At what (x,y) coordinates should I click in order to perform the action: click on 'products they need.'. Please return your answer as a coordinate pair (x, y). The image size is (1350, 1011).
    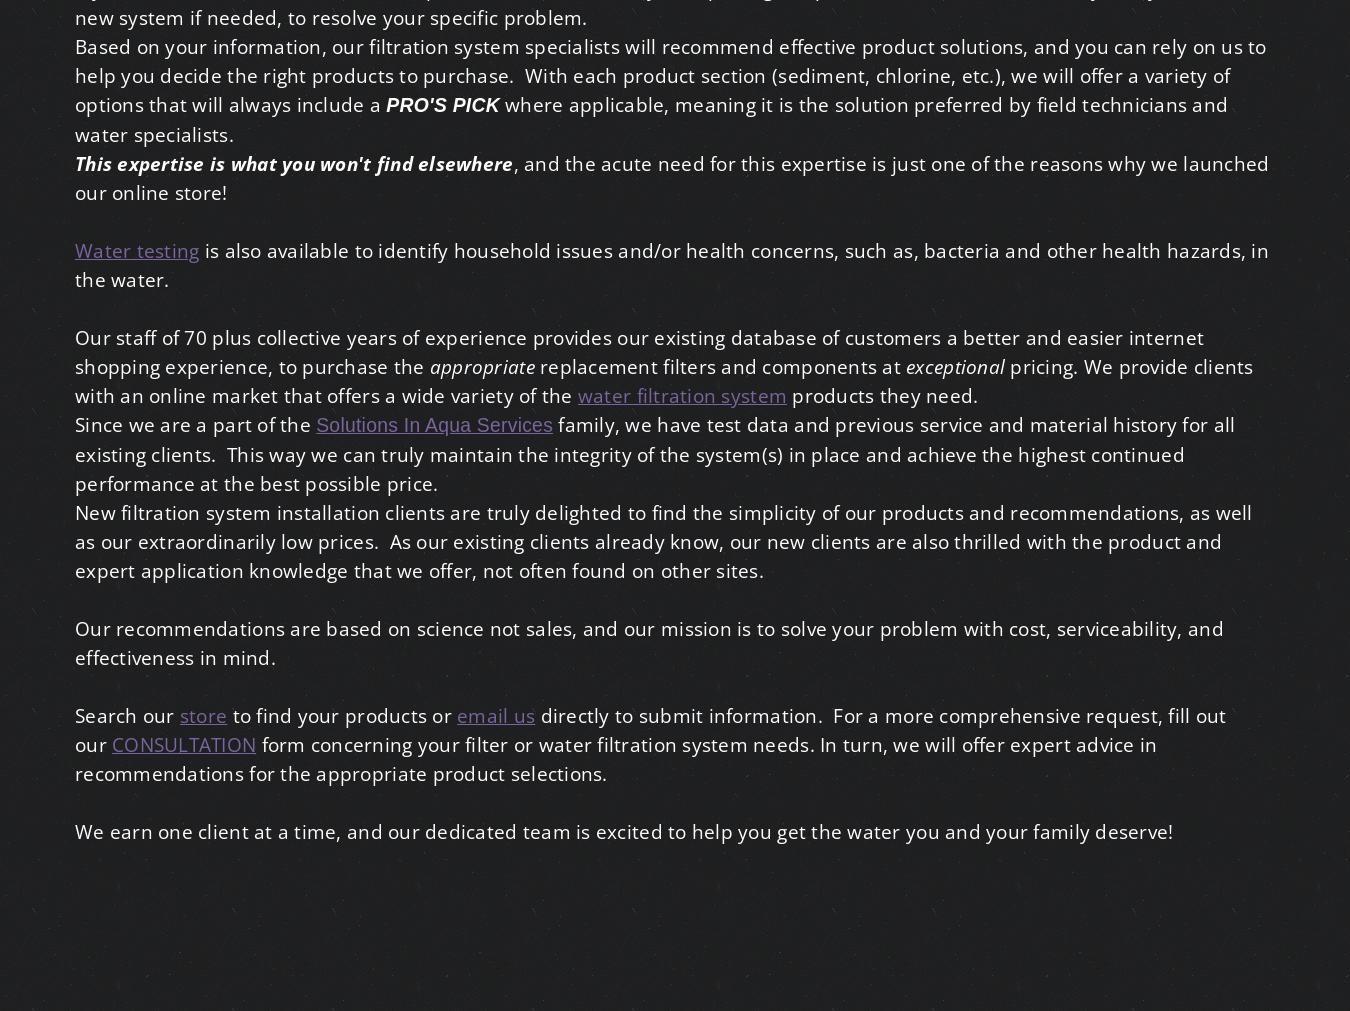
    Looking at the image, I should click on (882, 394).